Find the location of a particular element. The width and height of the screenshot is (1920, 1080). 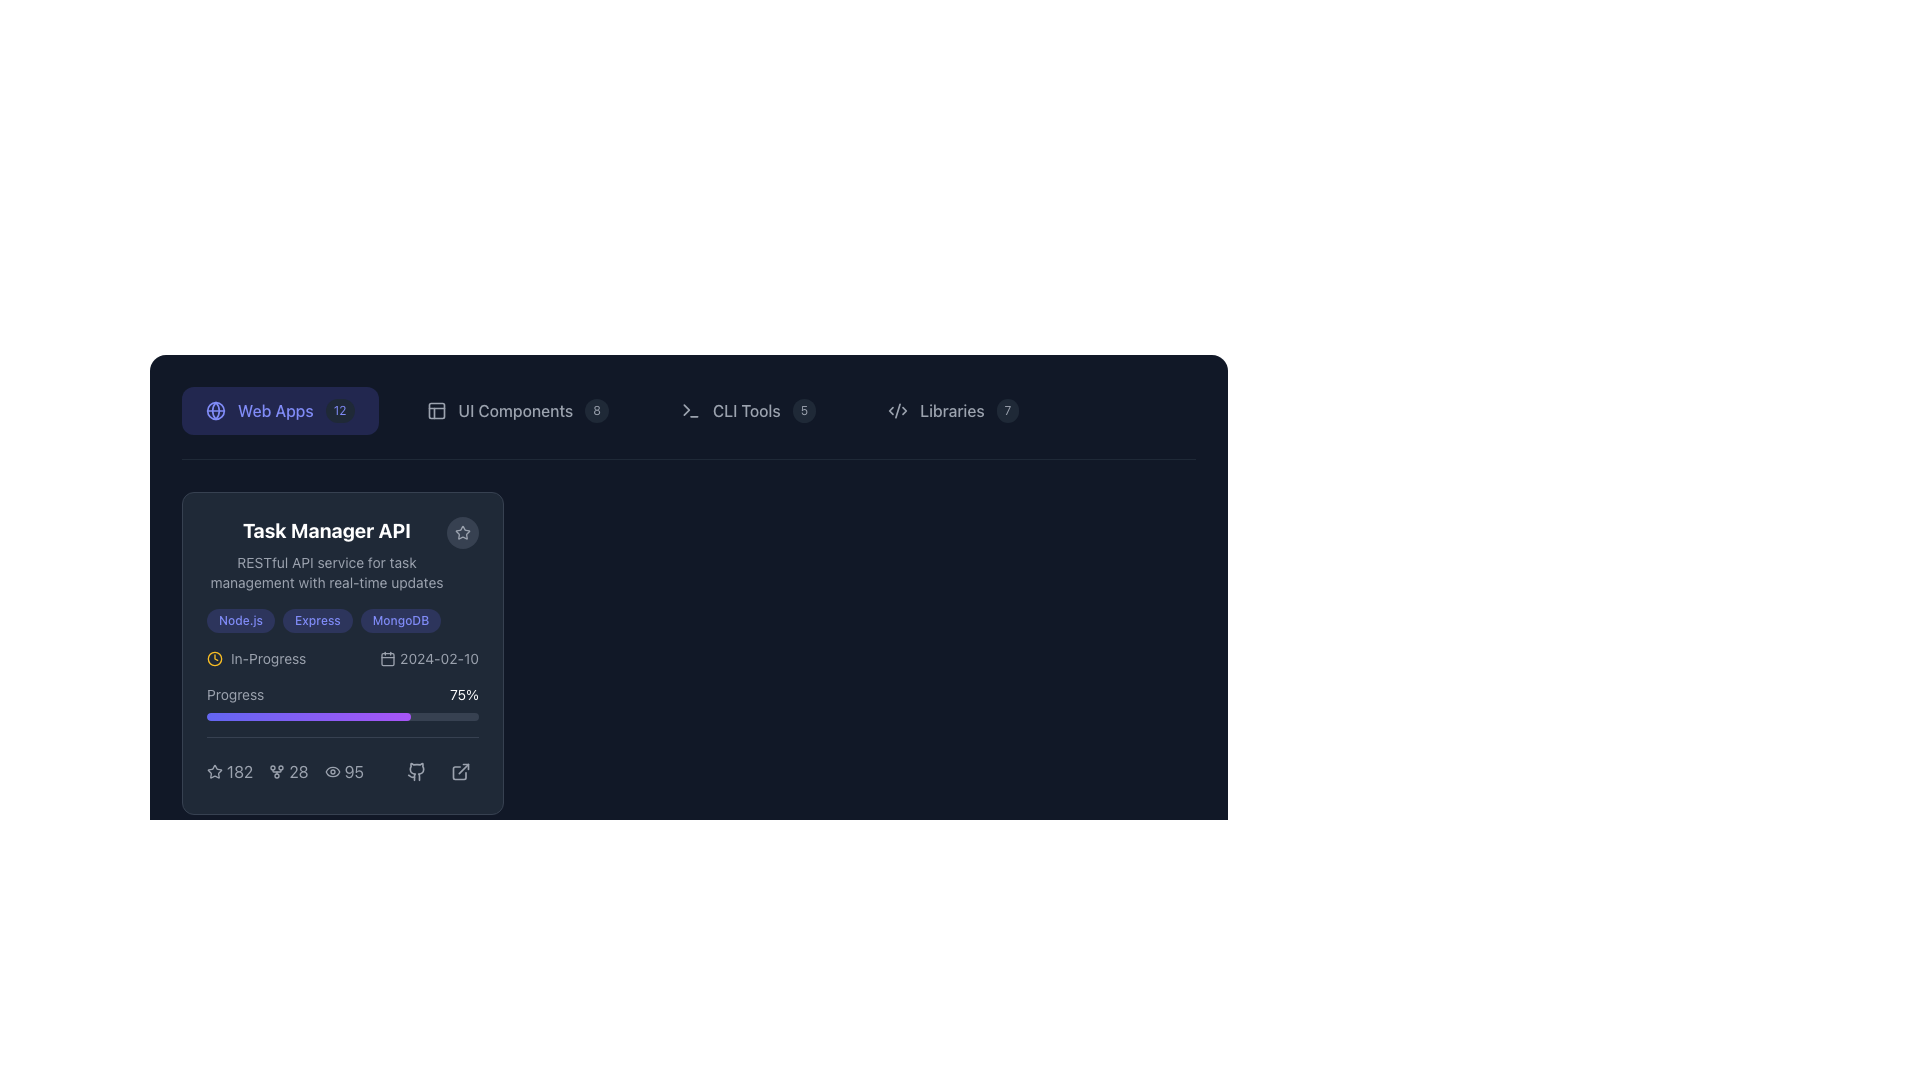

the icon depicting a branching structure followed by the number '28', which is the second item in a horizontal row at the bottom of a task card is located at coordinates (284, 770).